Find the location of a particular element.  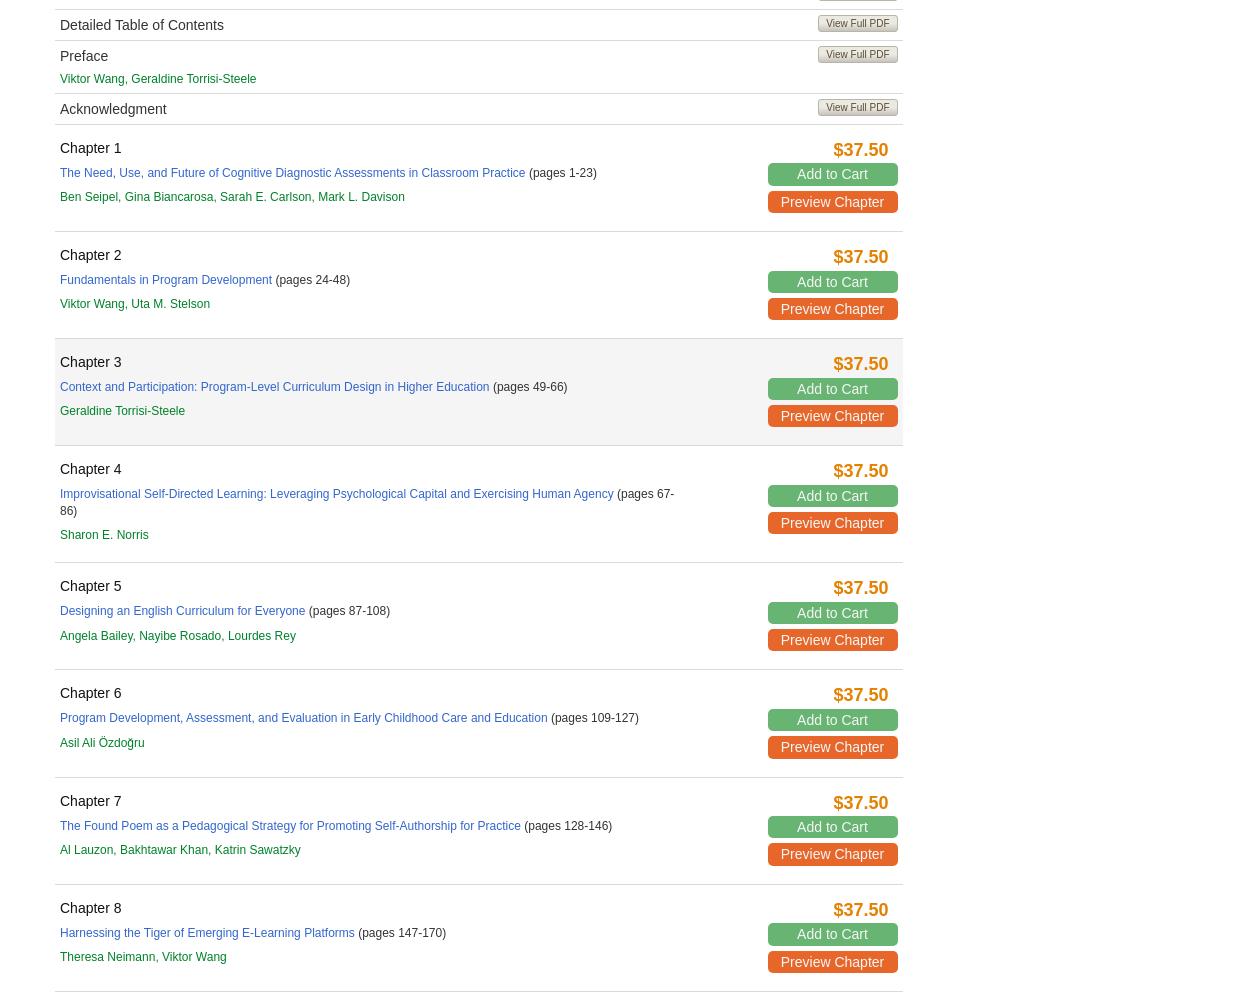

'(pages 67-86)' is located at coordinates (60, 501).